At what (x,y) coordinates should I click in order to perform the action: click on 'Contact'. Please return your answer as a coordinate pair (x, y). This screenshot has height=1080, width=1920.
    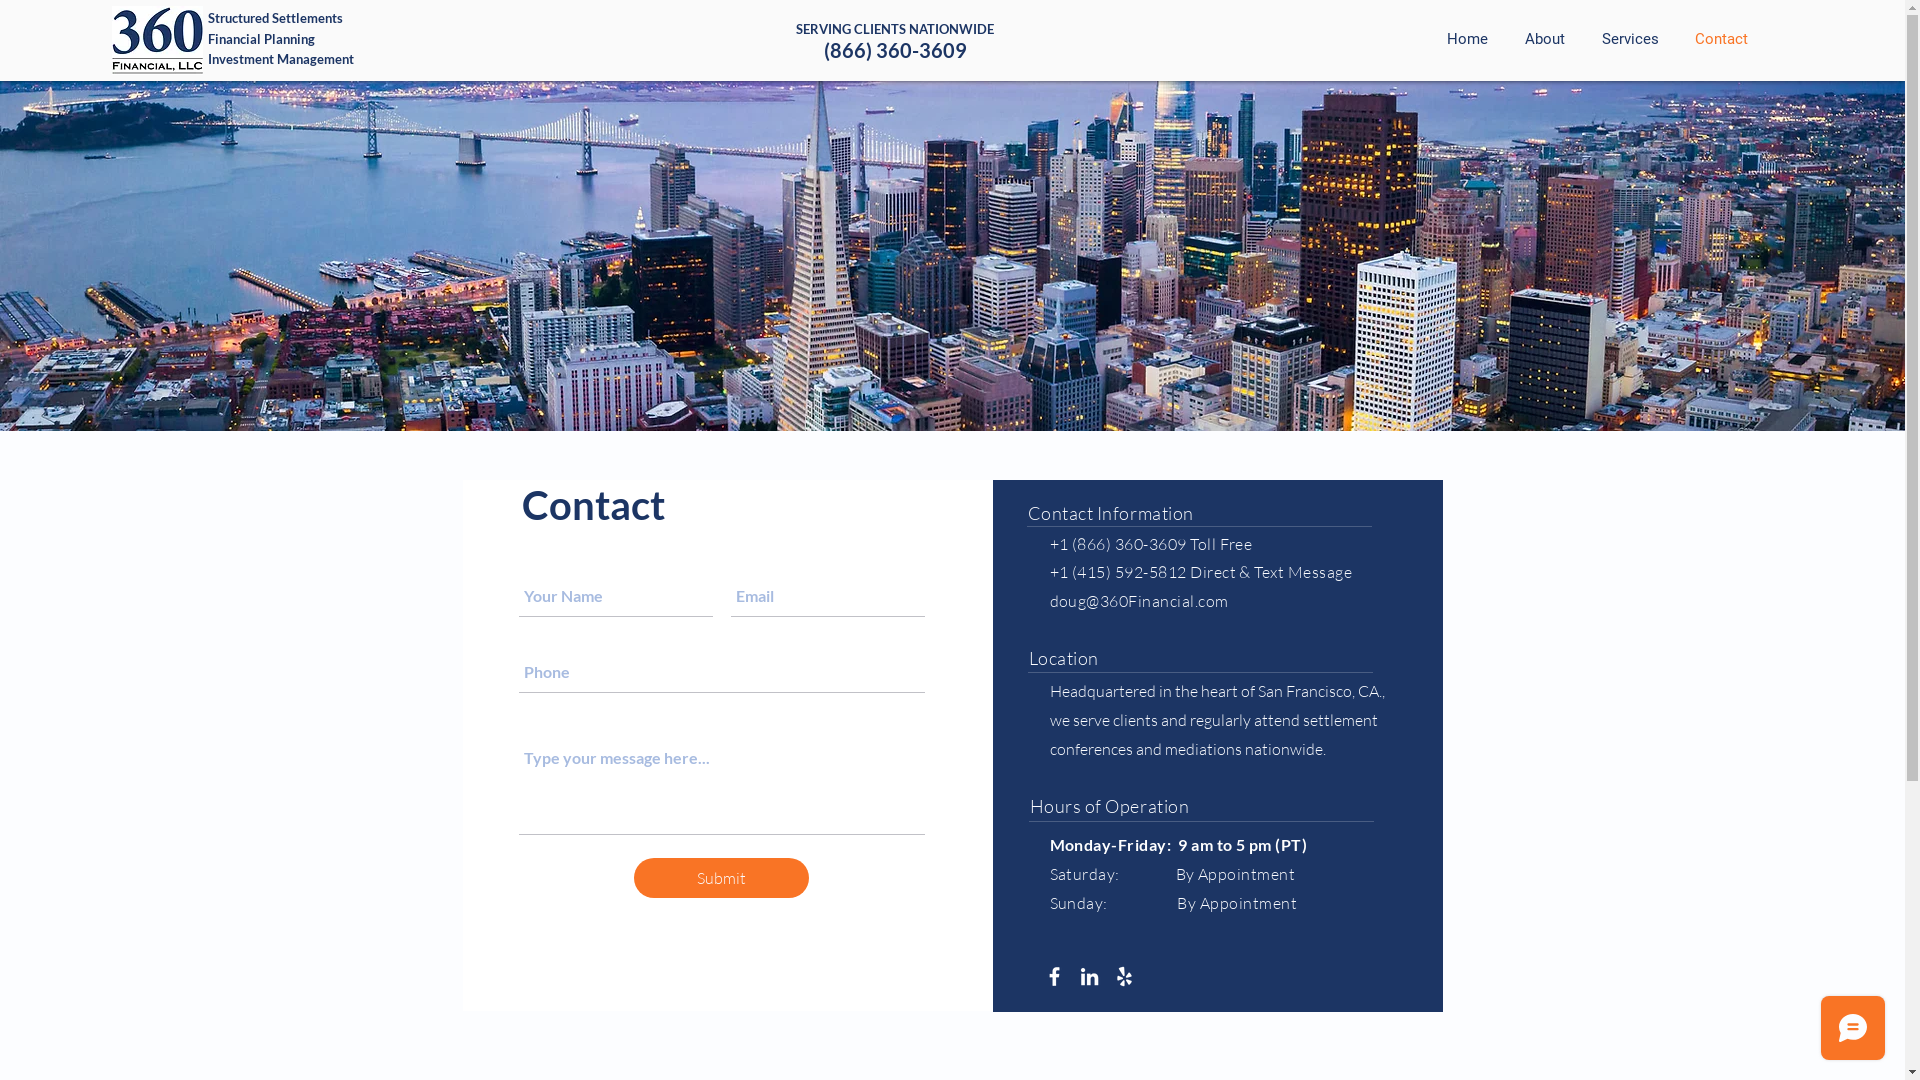
    Looking at the image, I should click on (1717, 38).